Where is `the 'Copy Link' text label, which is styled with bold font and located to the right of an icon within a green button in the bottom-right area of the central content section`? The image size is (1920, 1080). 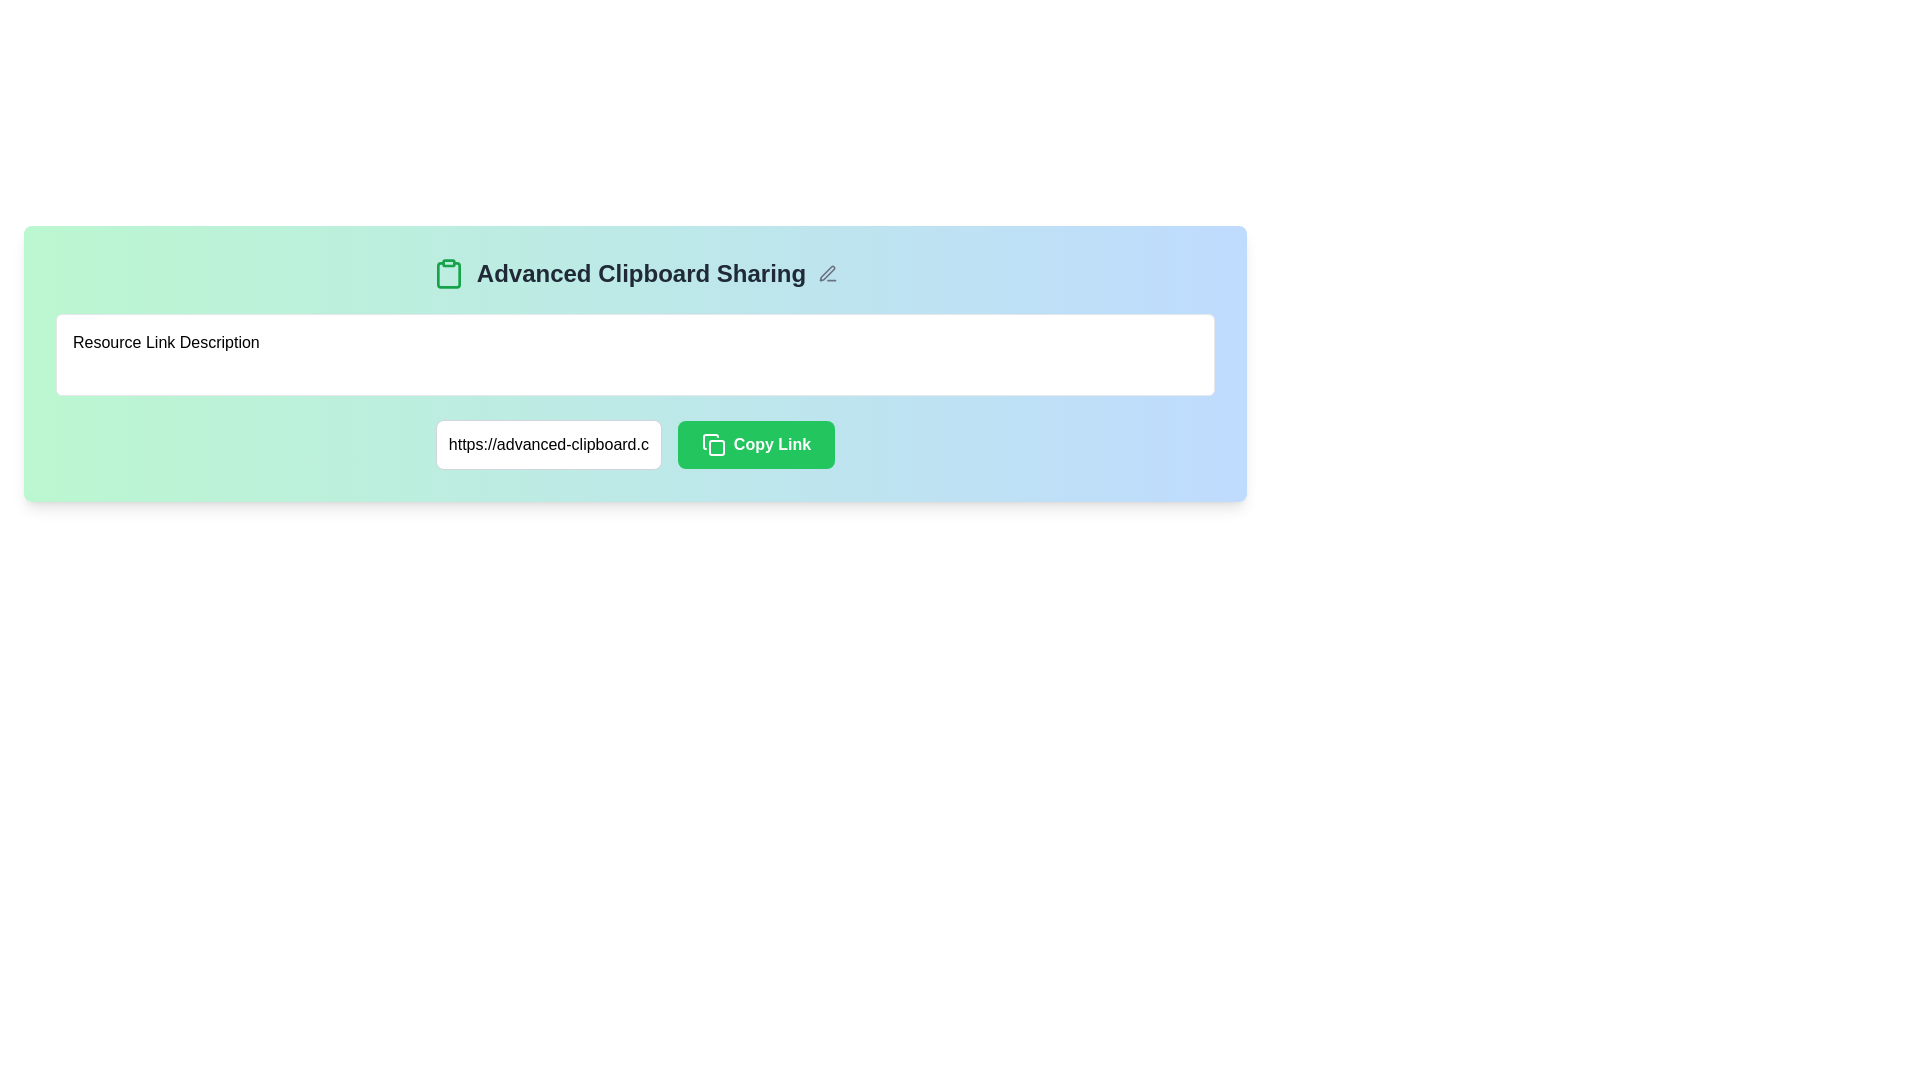 the 'Copy Link' text label, which is styled with bold font and located to the right of an icon within a green button in the bottom-right area of the central content section is located at coordinates (771, 443).